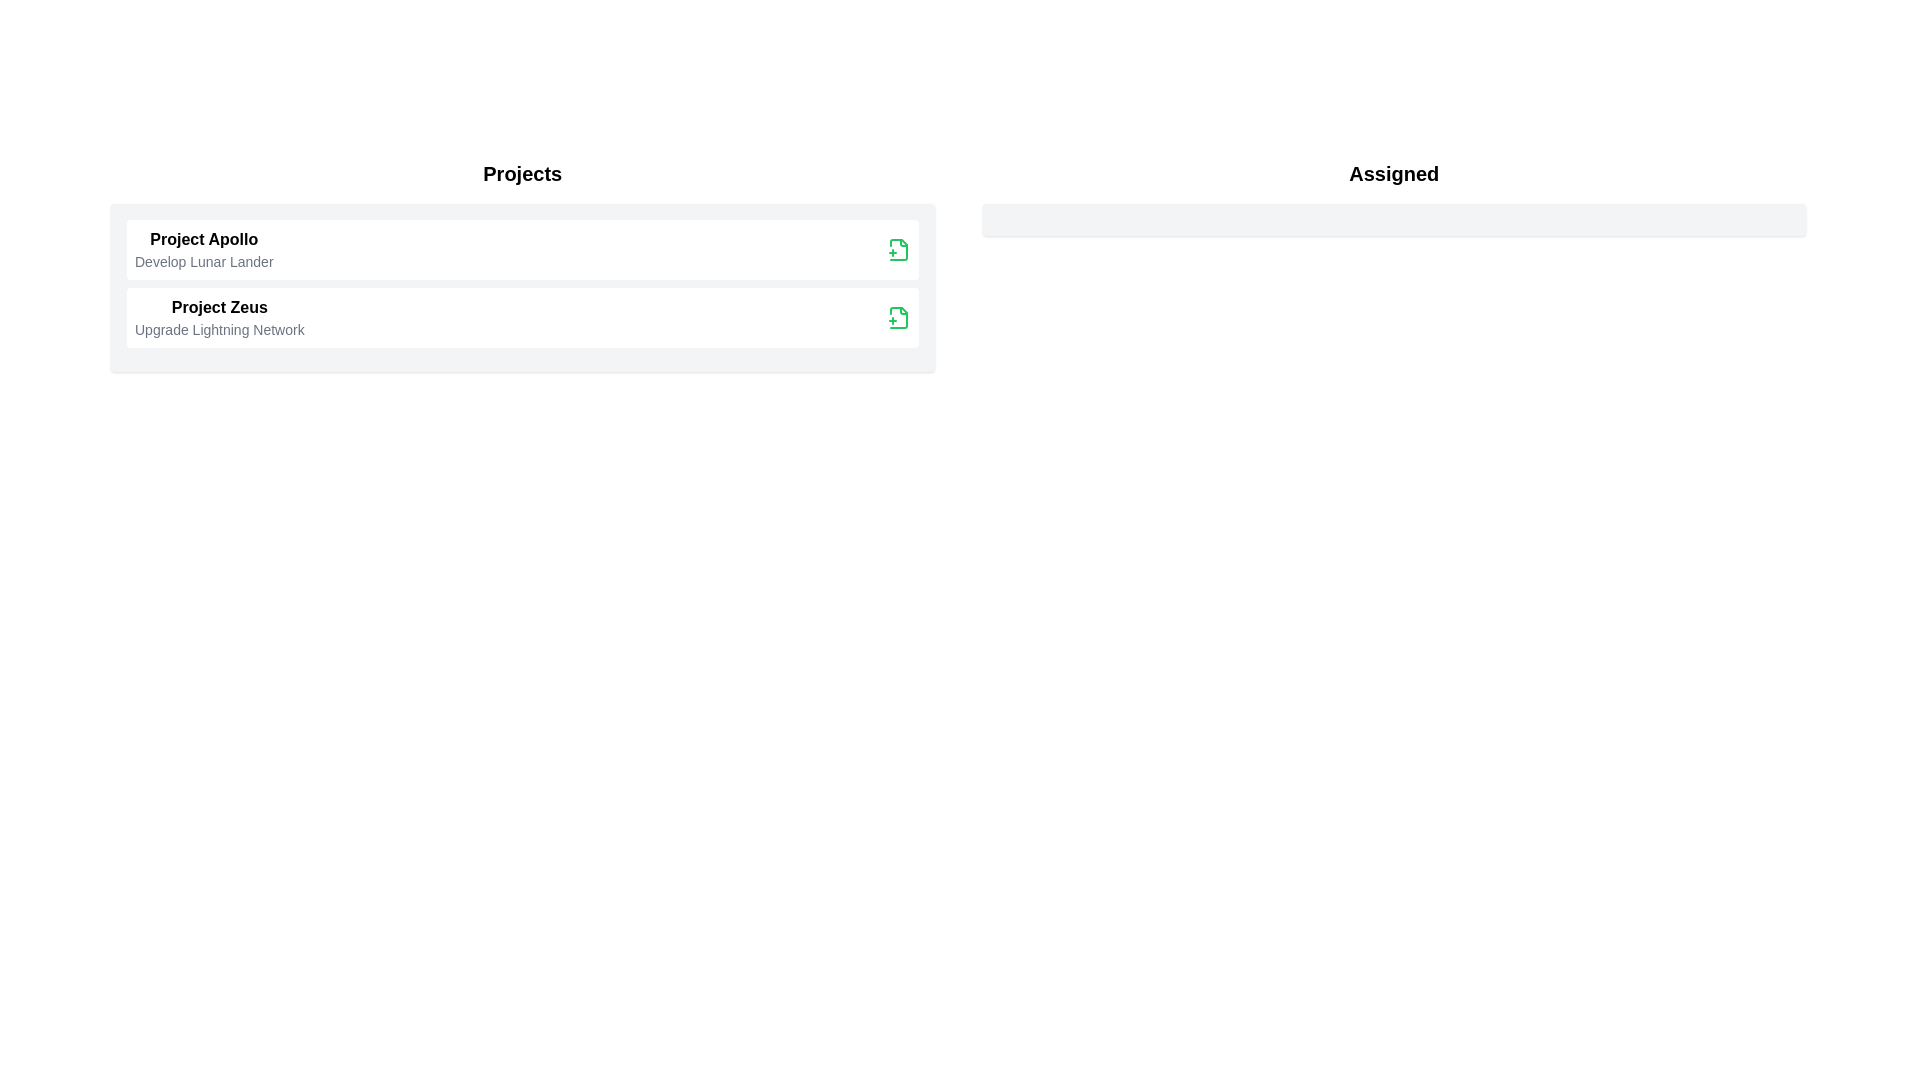 The width and height of the screenshot is (1920, 1080). Describe the element at coordinates (203, 249) in the screenshot. I see `the project item Project Apollo to the assigned list` at that location.